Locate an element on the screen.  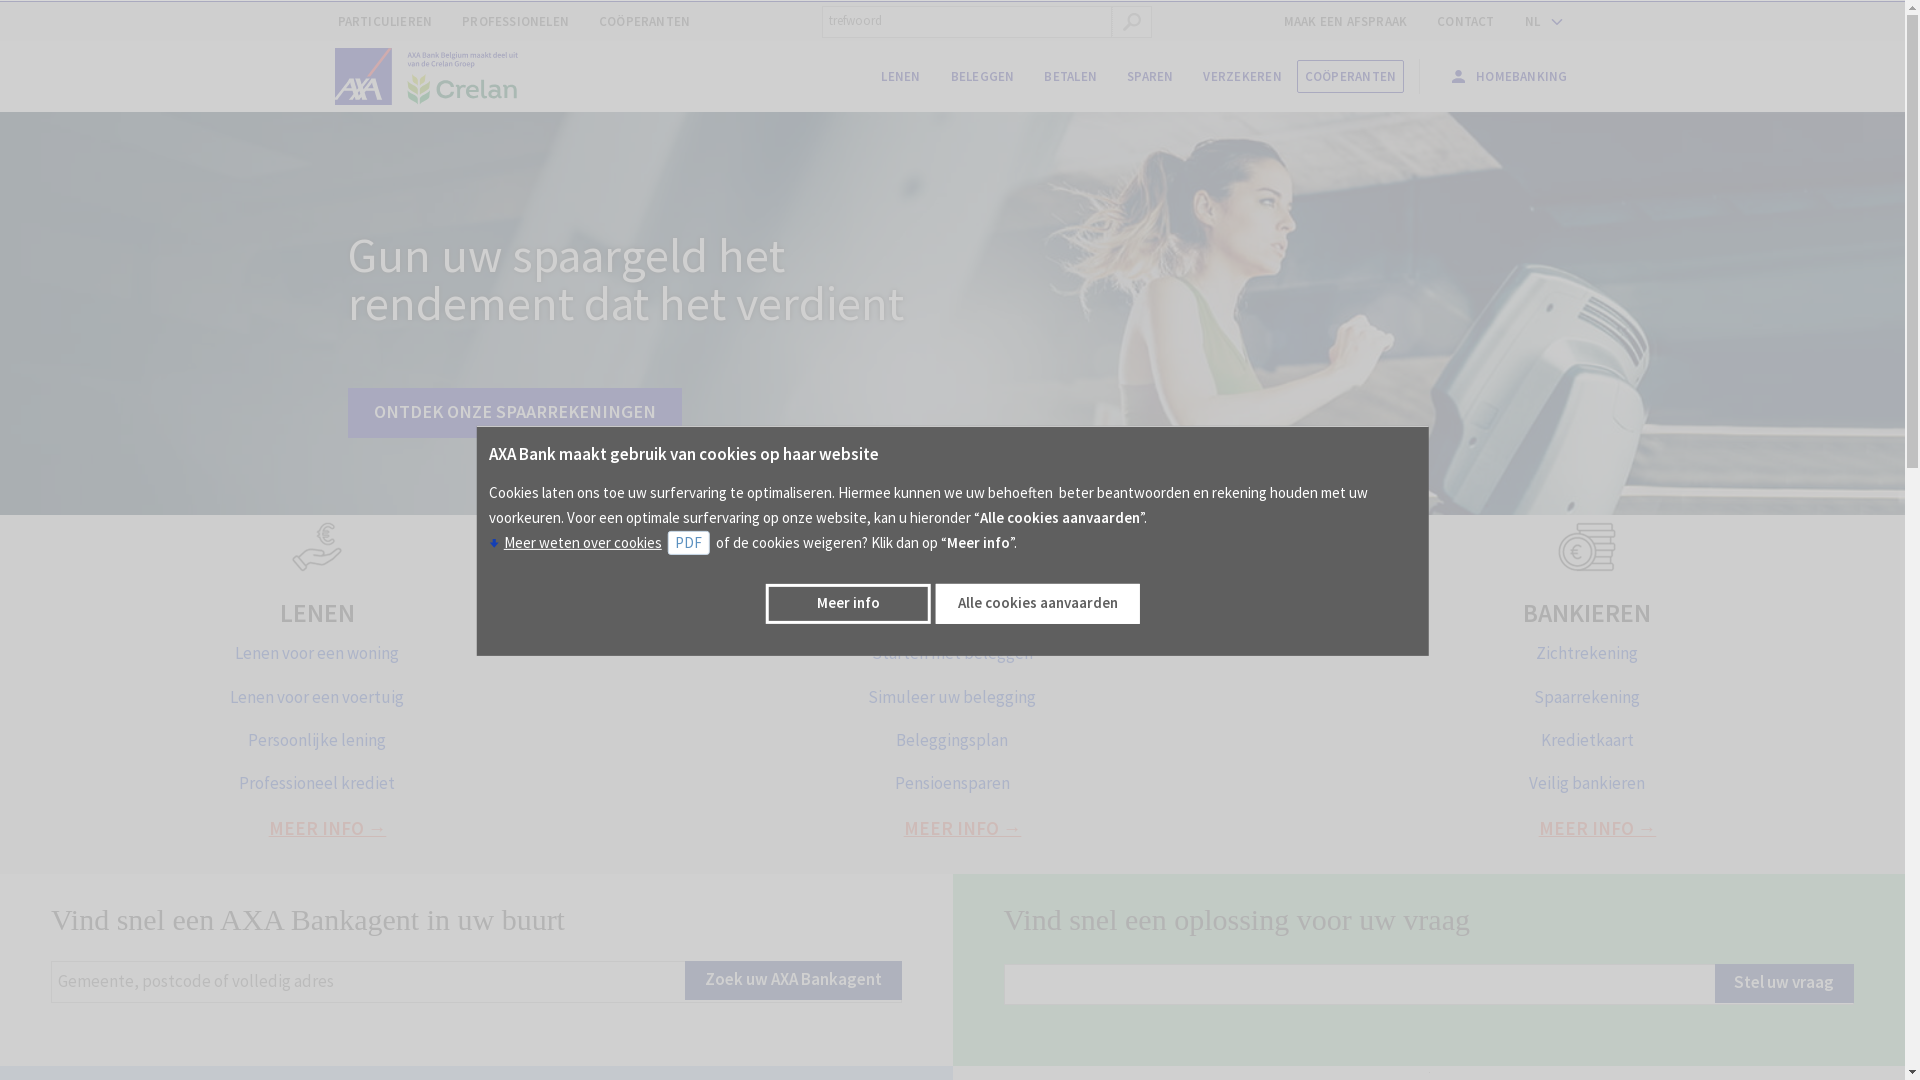
'AXA Bank' is located at coordinates (335, 76).